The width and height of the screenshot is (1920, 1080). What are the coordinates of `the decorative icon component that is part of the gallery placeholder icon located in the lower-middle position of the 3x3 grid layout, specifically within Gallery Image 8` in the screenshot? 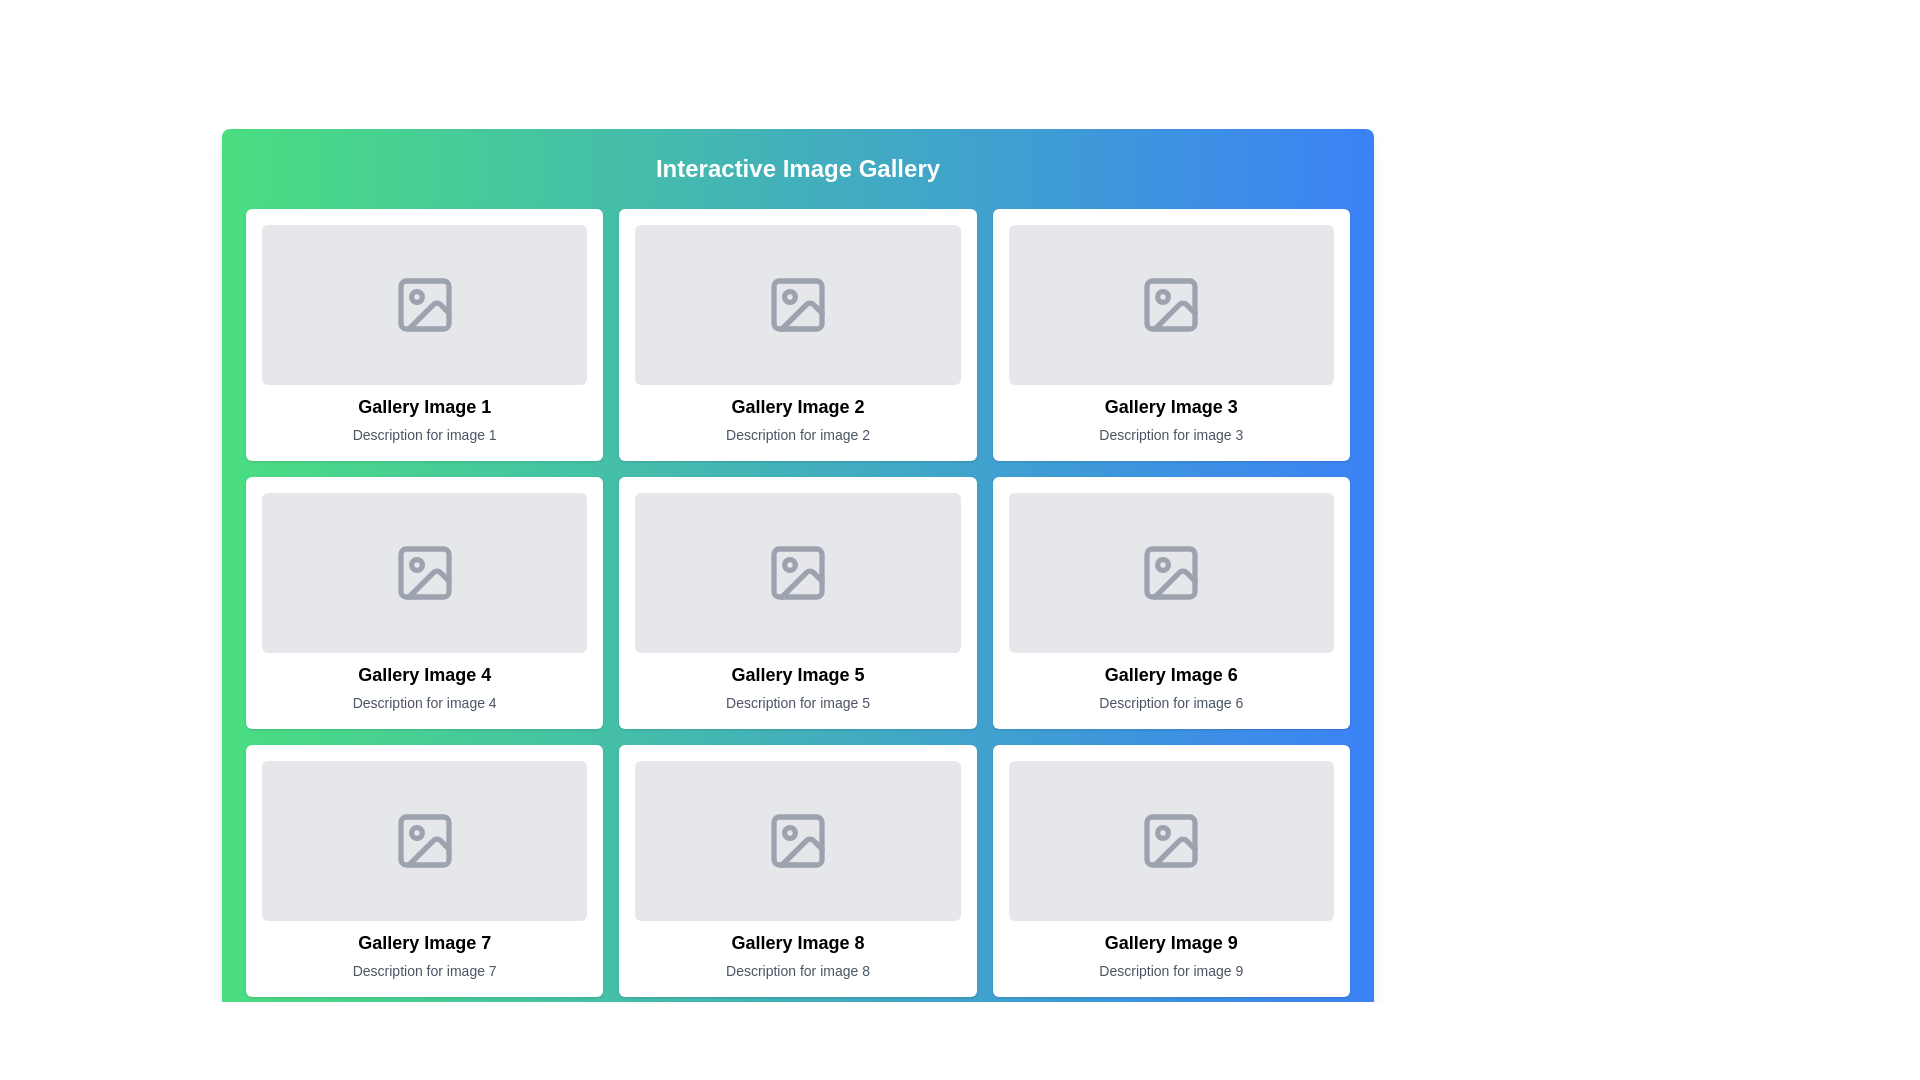 It's located at (801, 852).